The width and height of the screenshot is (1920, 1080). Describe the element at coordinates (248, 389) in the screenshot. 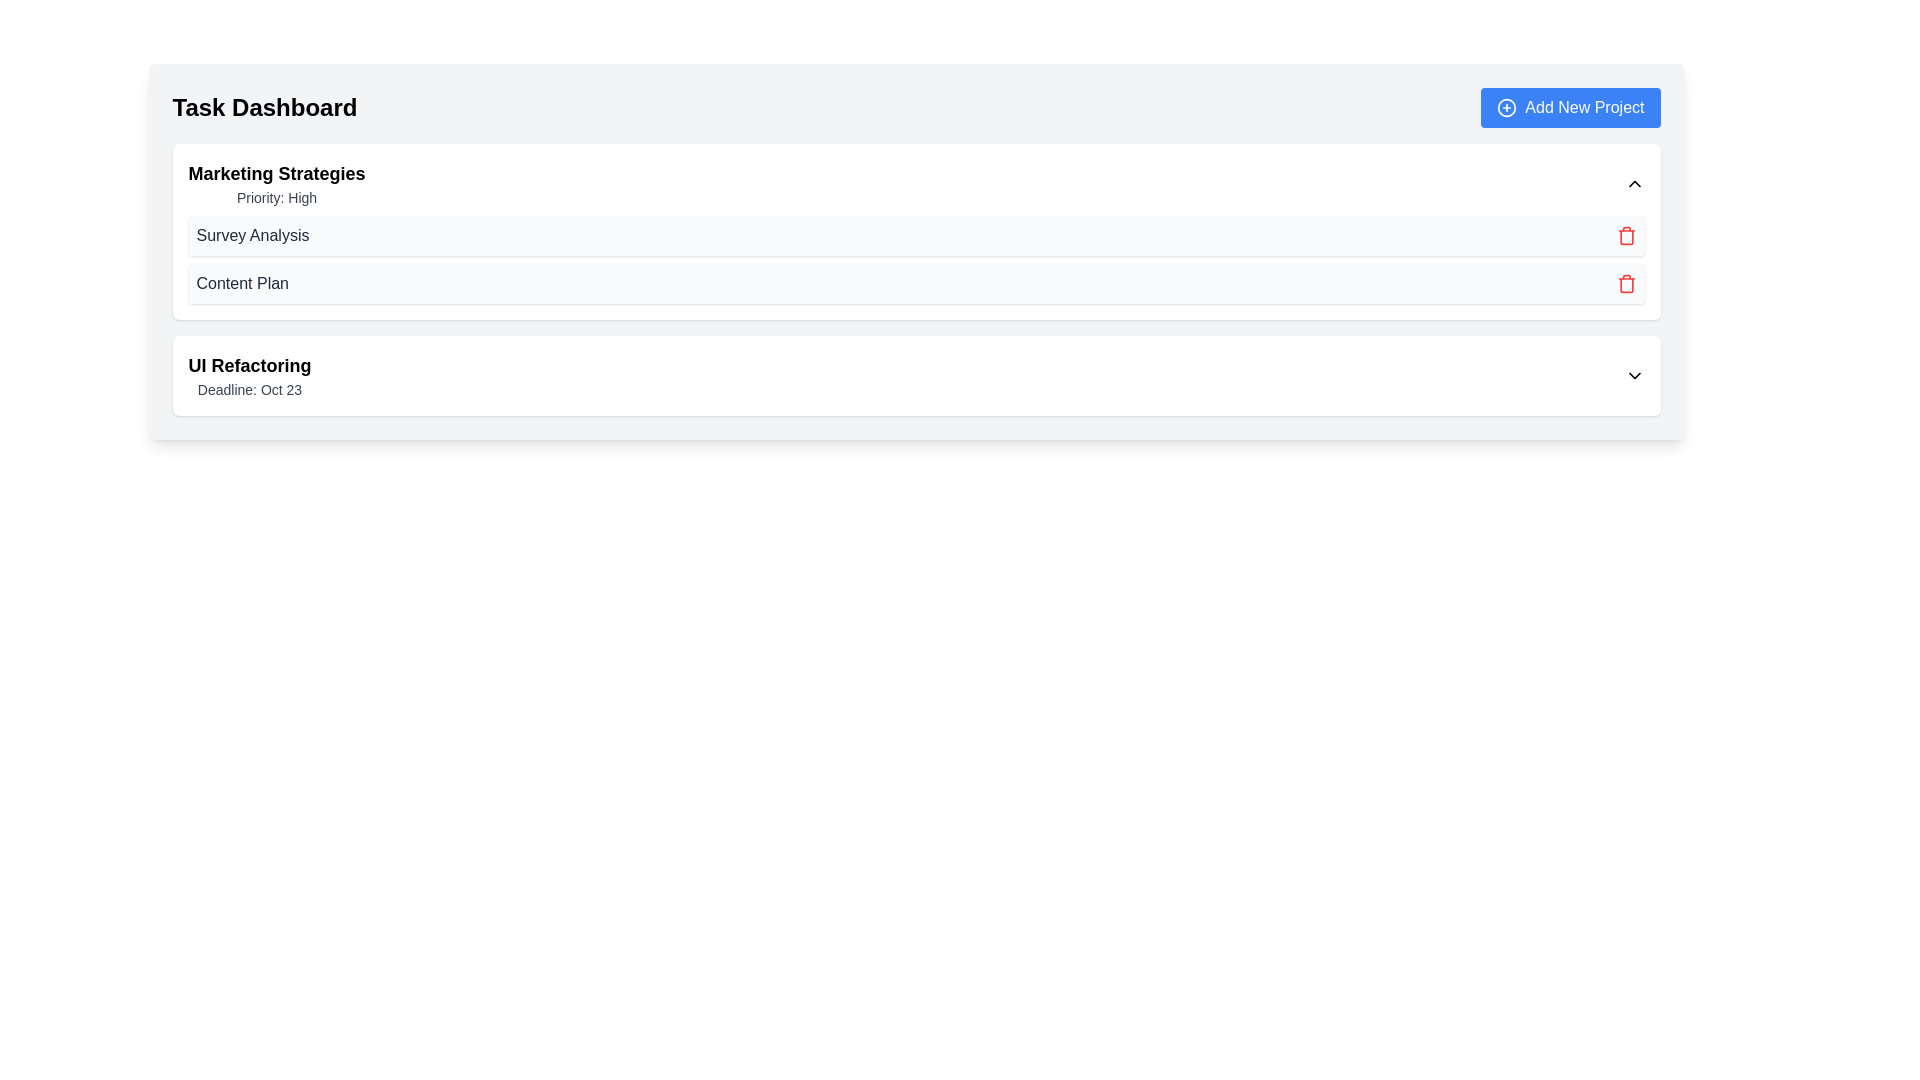

I see `the static text label displaying the deadline for the 'UI Refactoring' task, which is located below the title 'UI Refactoring' and aligned horizontally` at that location.